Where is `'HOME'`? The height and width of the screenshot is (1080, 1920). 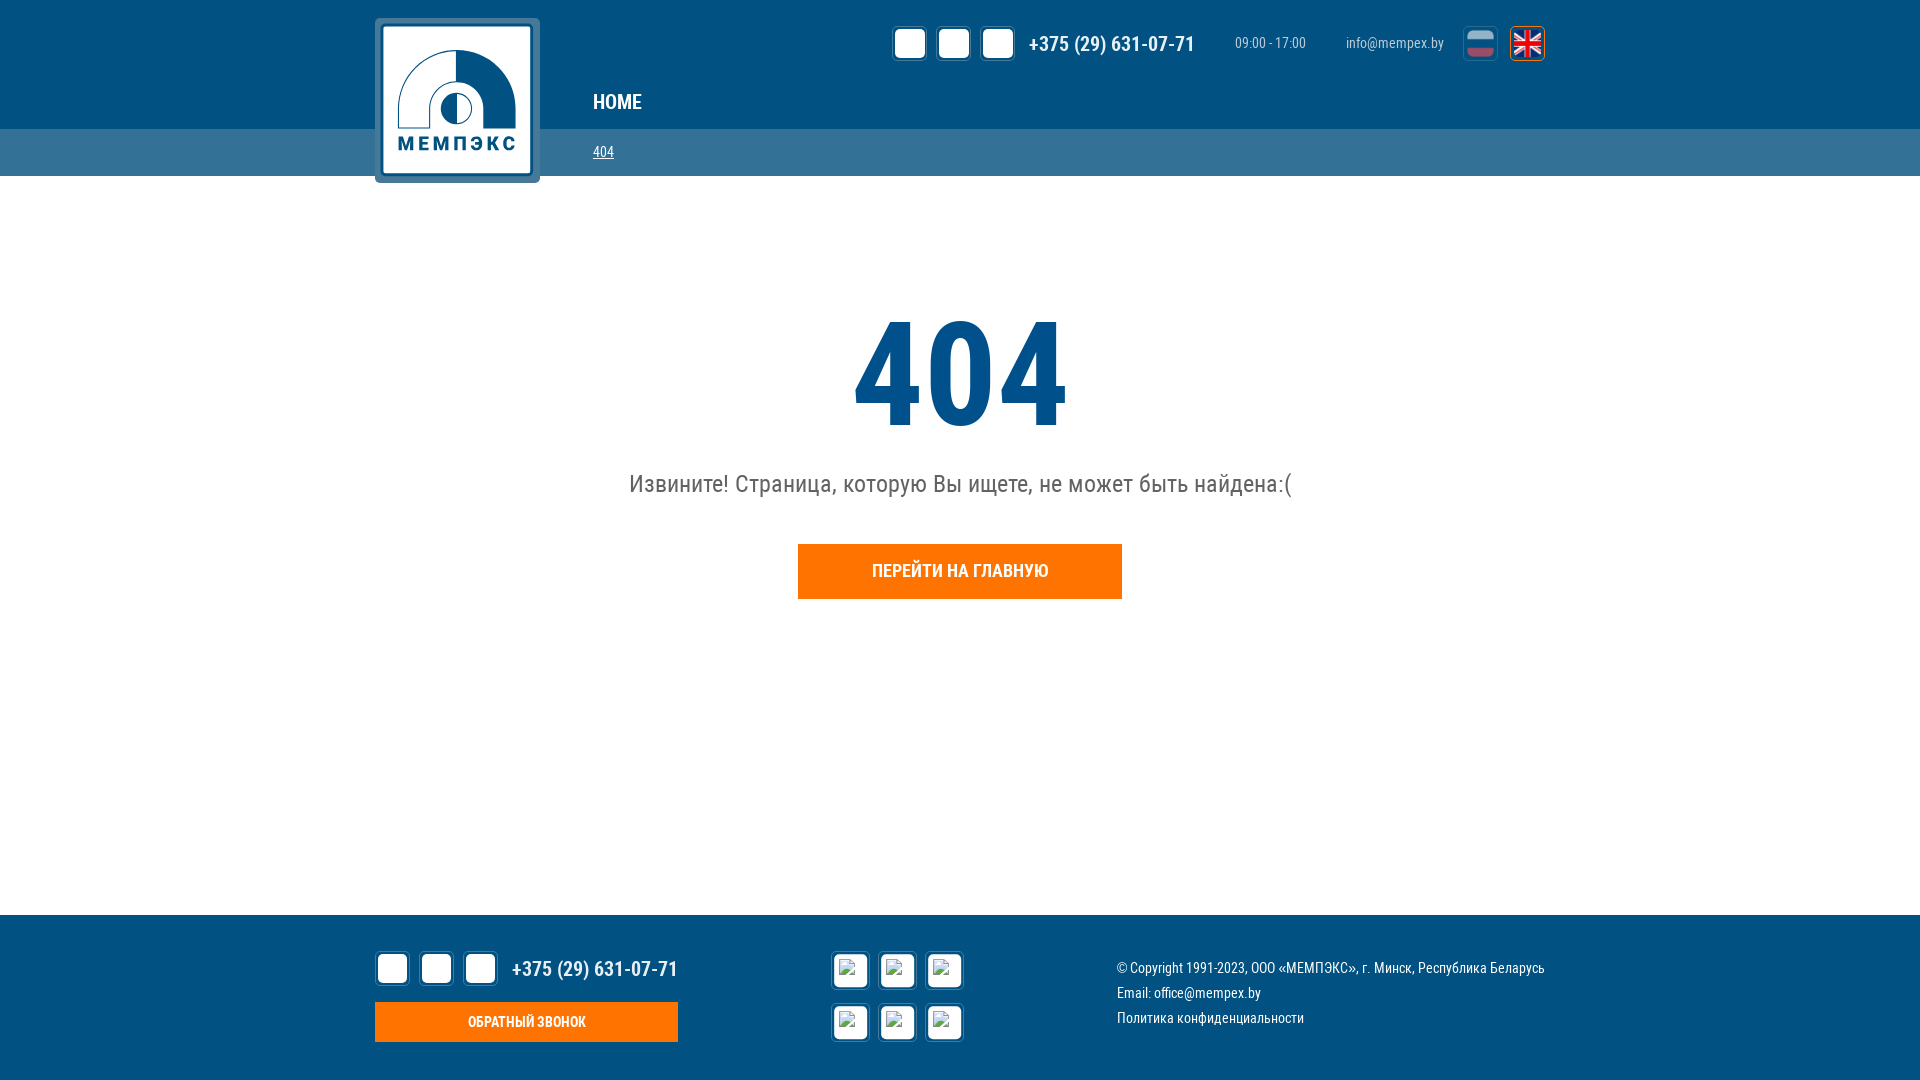 'HOME' is located at coordinates (616, 101).